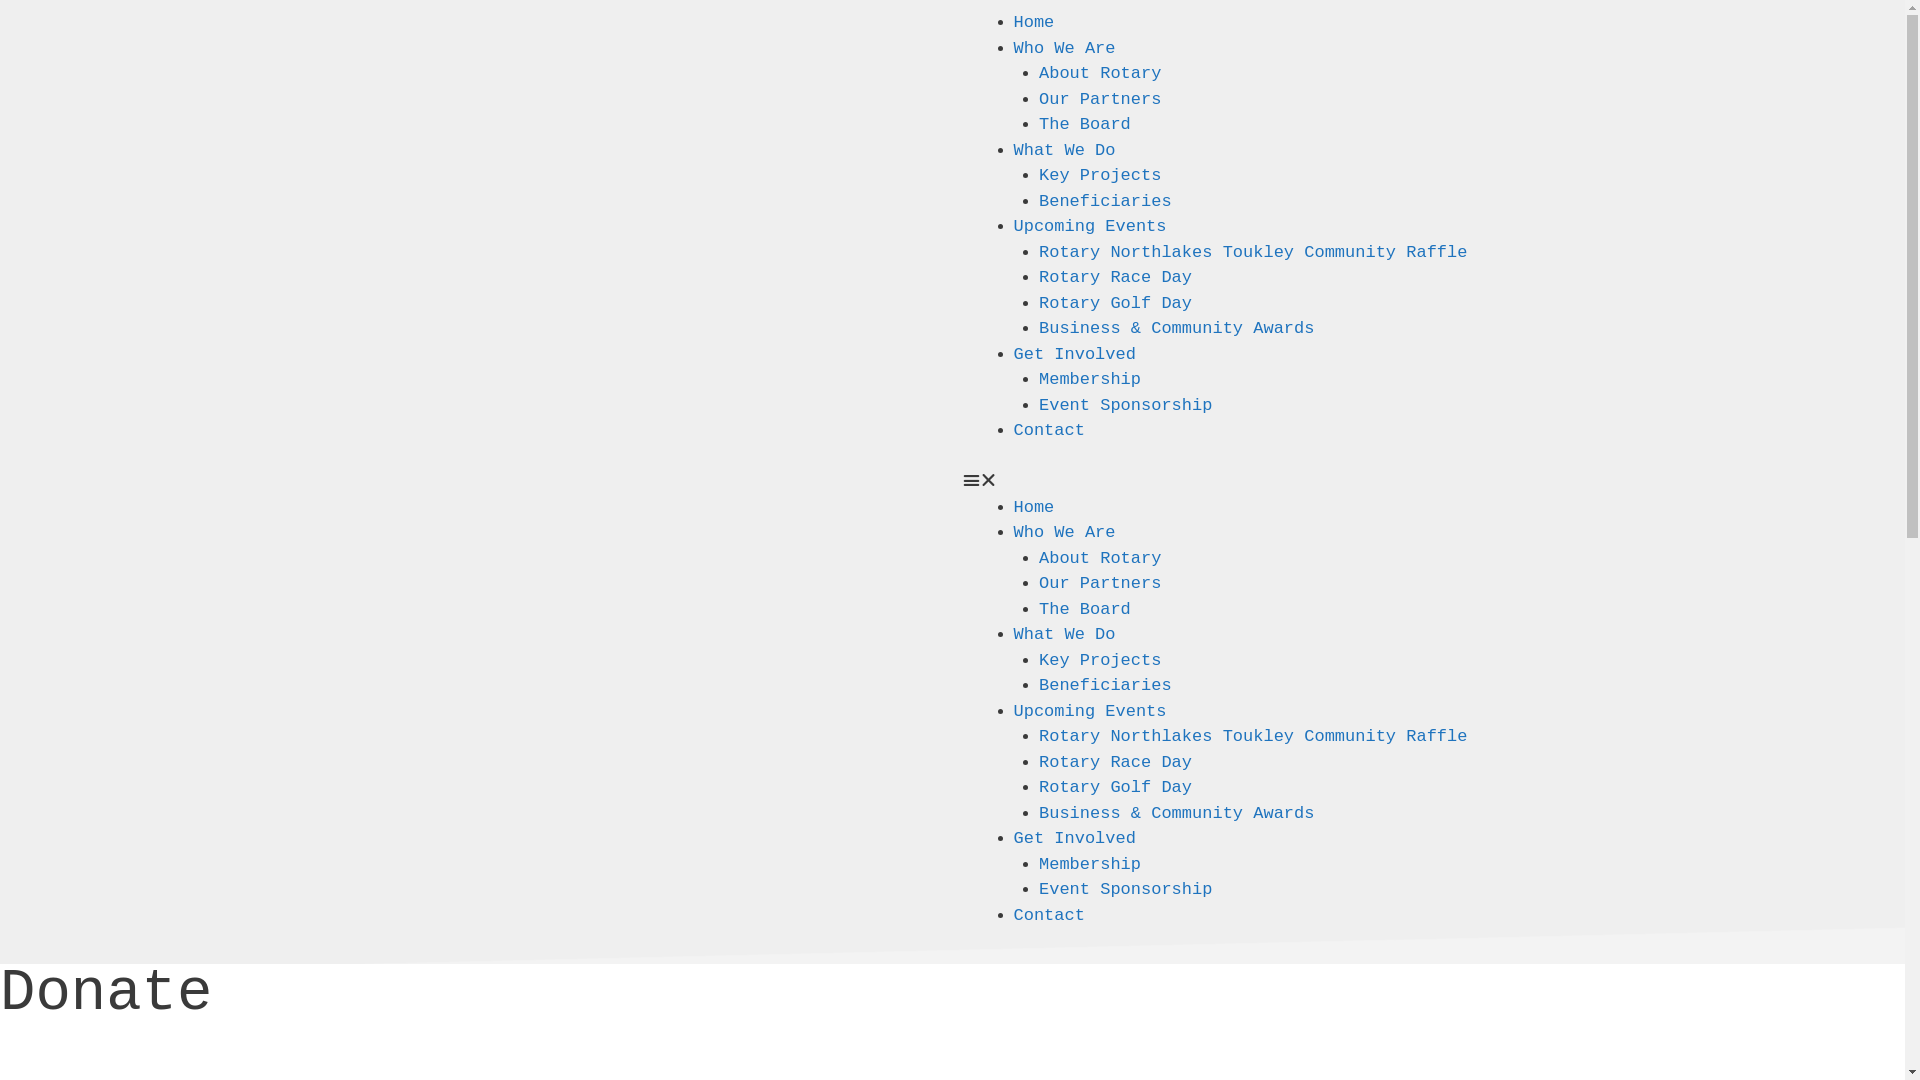  Describe the element at coordinates (1098, 99) in the screenshot. I see `'Our Partners'` at that location.